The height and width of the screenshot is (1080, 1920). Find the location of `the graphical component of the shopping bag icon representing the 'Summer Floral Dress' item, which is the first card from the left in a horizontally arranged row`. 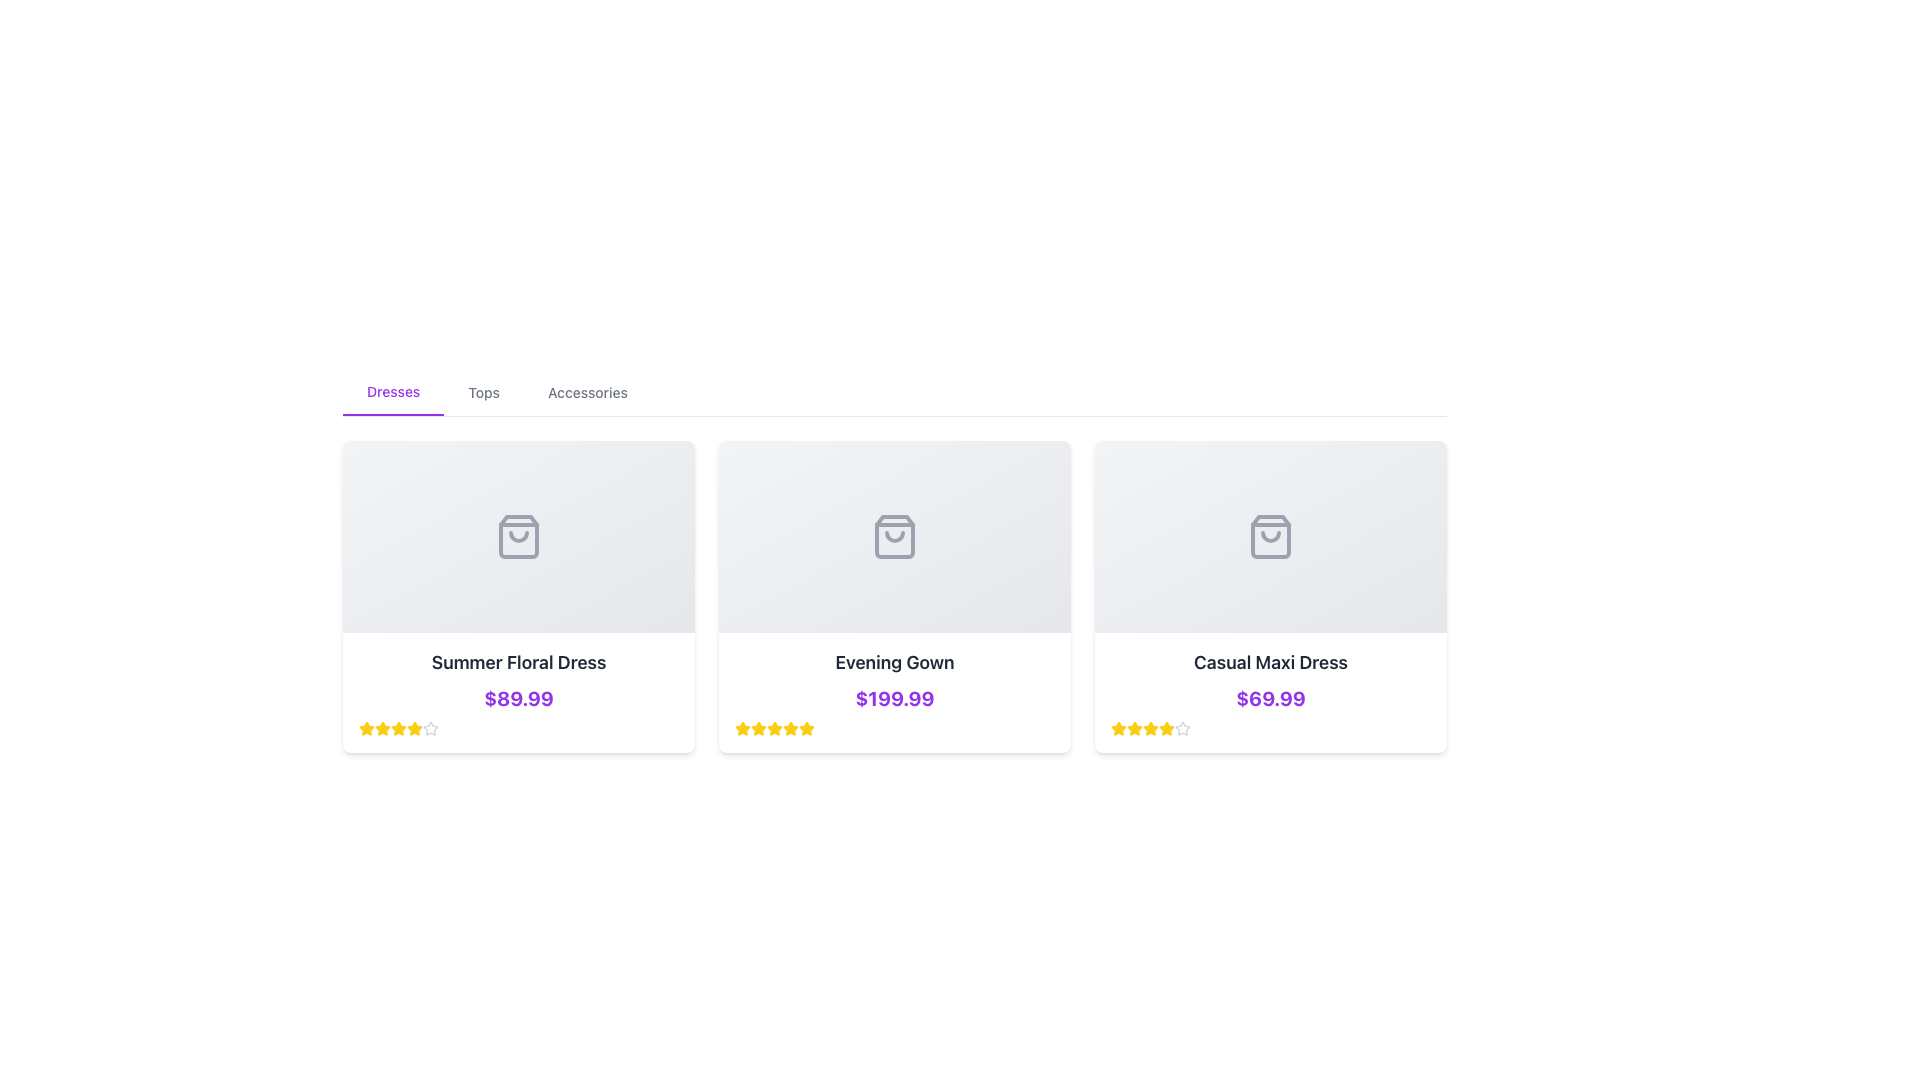

the graphical component of the shopping bag icon representing the 'Summer Floral Dress' item, which is the first card from the left in a horizontally arranged row is located at coordinates (518, 535).